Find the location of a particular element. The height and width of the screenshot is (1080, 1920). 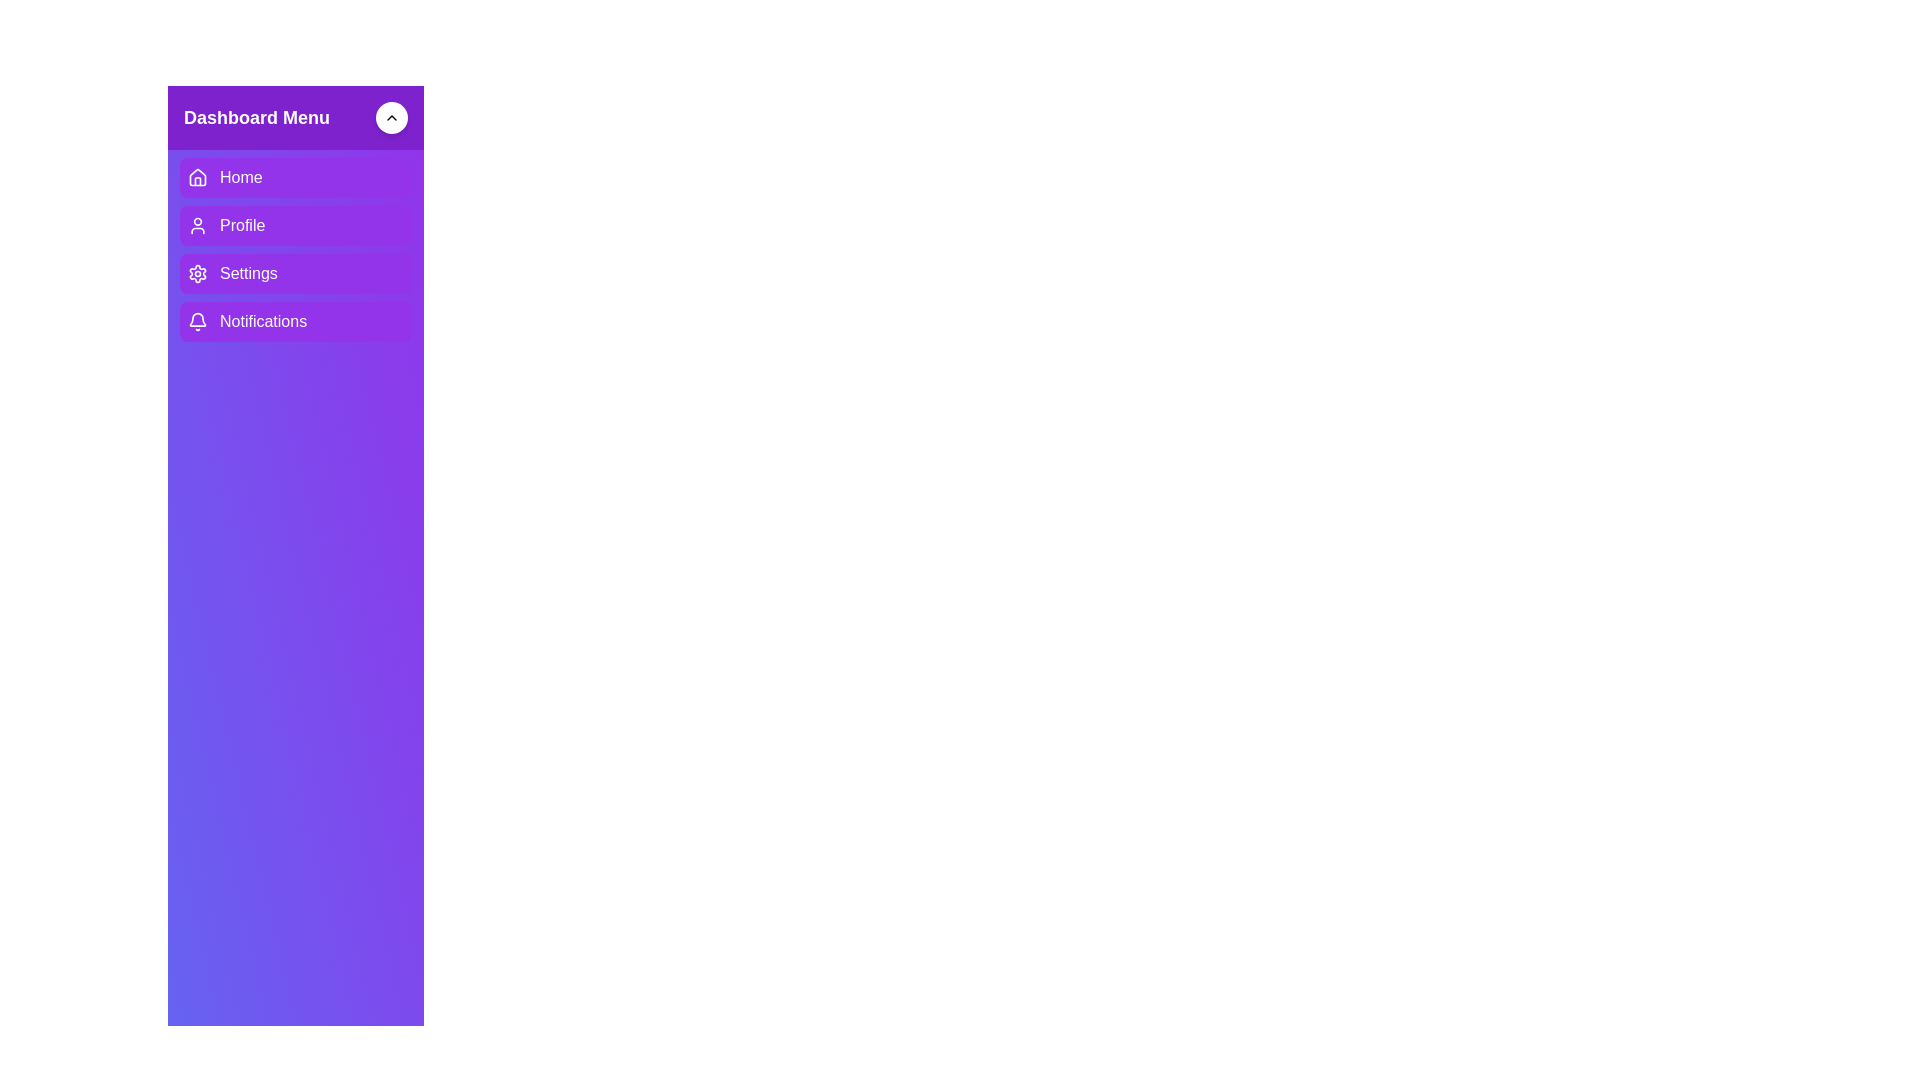

the gear icon, styled with a purple and white color theme, located on a purple background in the third row of the main menu to the left of the 'Settings' label for tooltip or highlight is located at coordinates (197, 273).